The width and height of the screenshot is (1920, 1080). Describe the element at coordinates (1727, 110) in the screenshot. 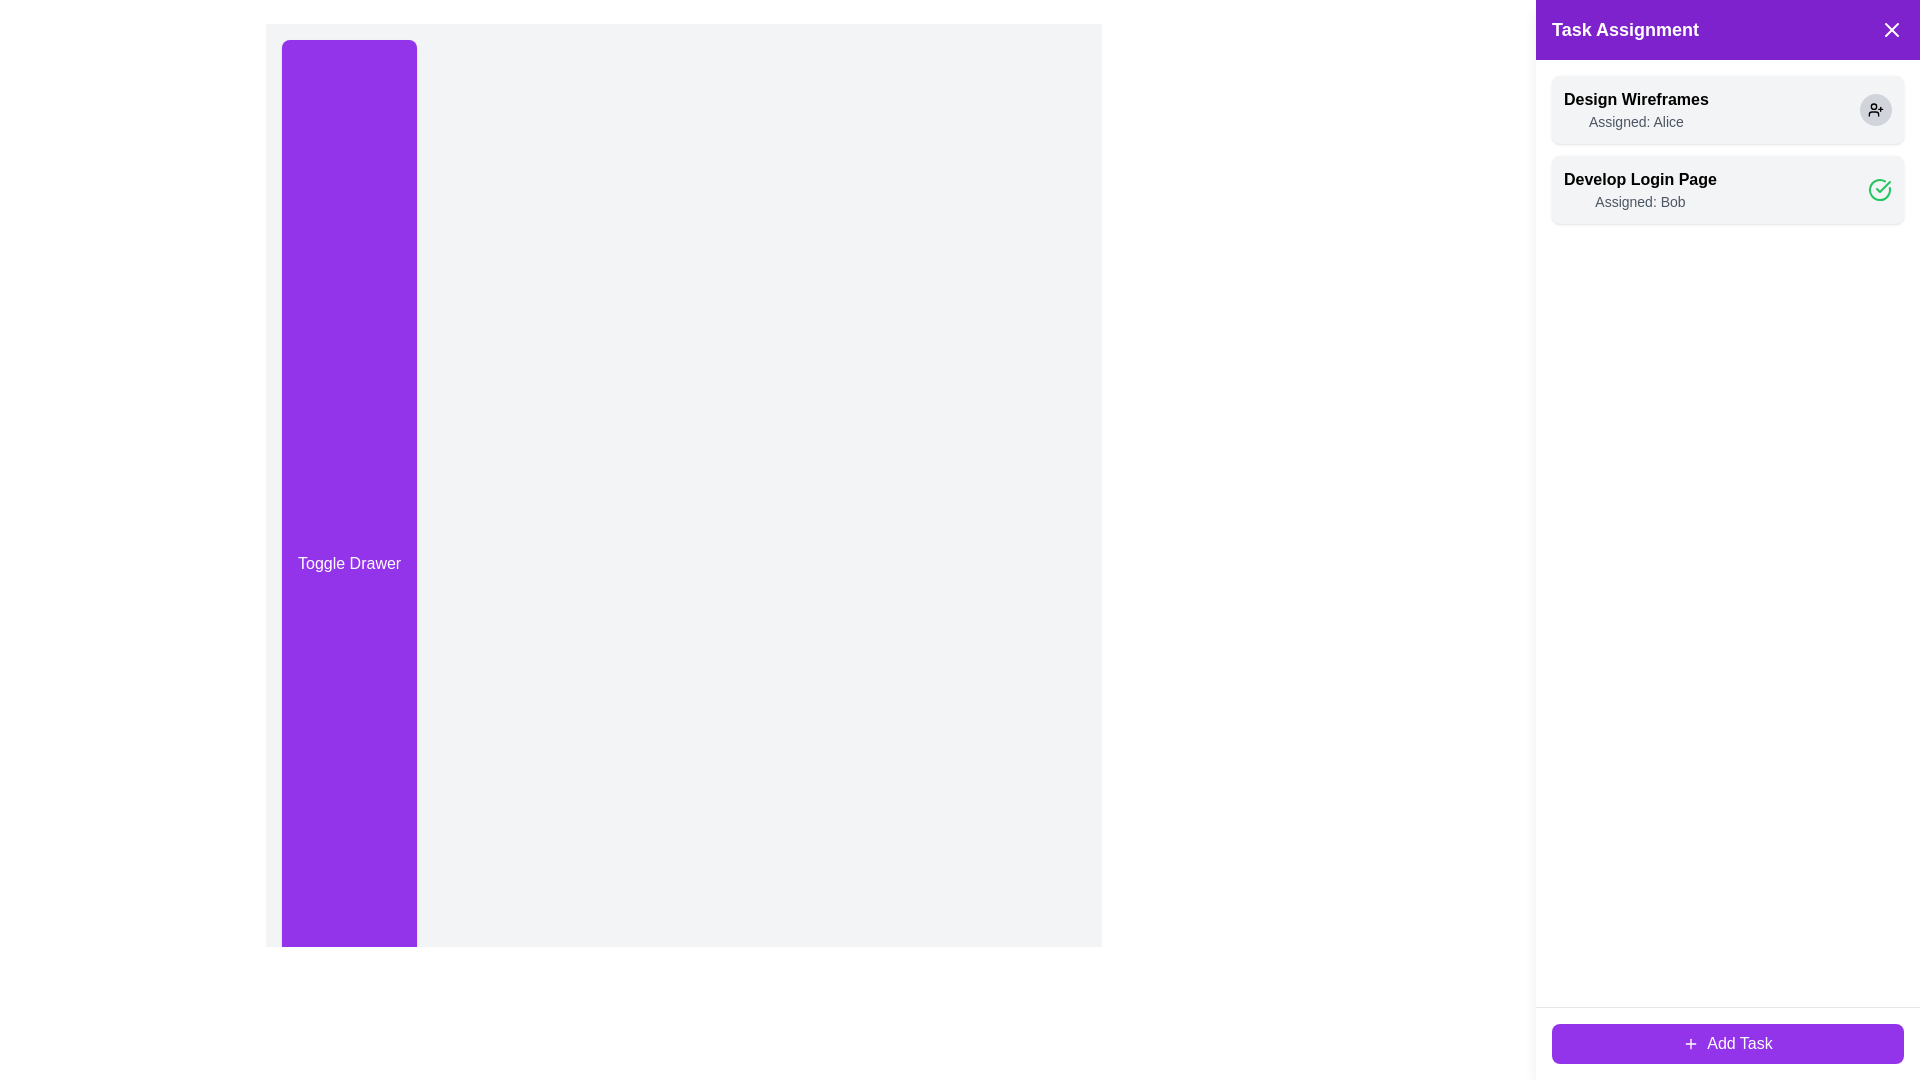

I see `the first task item` at that location.